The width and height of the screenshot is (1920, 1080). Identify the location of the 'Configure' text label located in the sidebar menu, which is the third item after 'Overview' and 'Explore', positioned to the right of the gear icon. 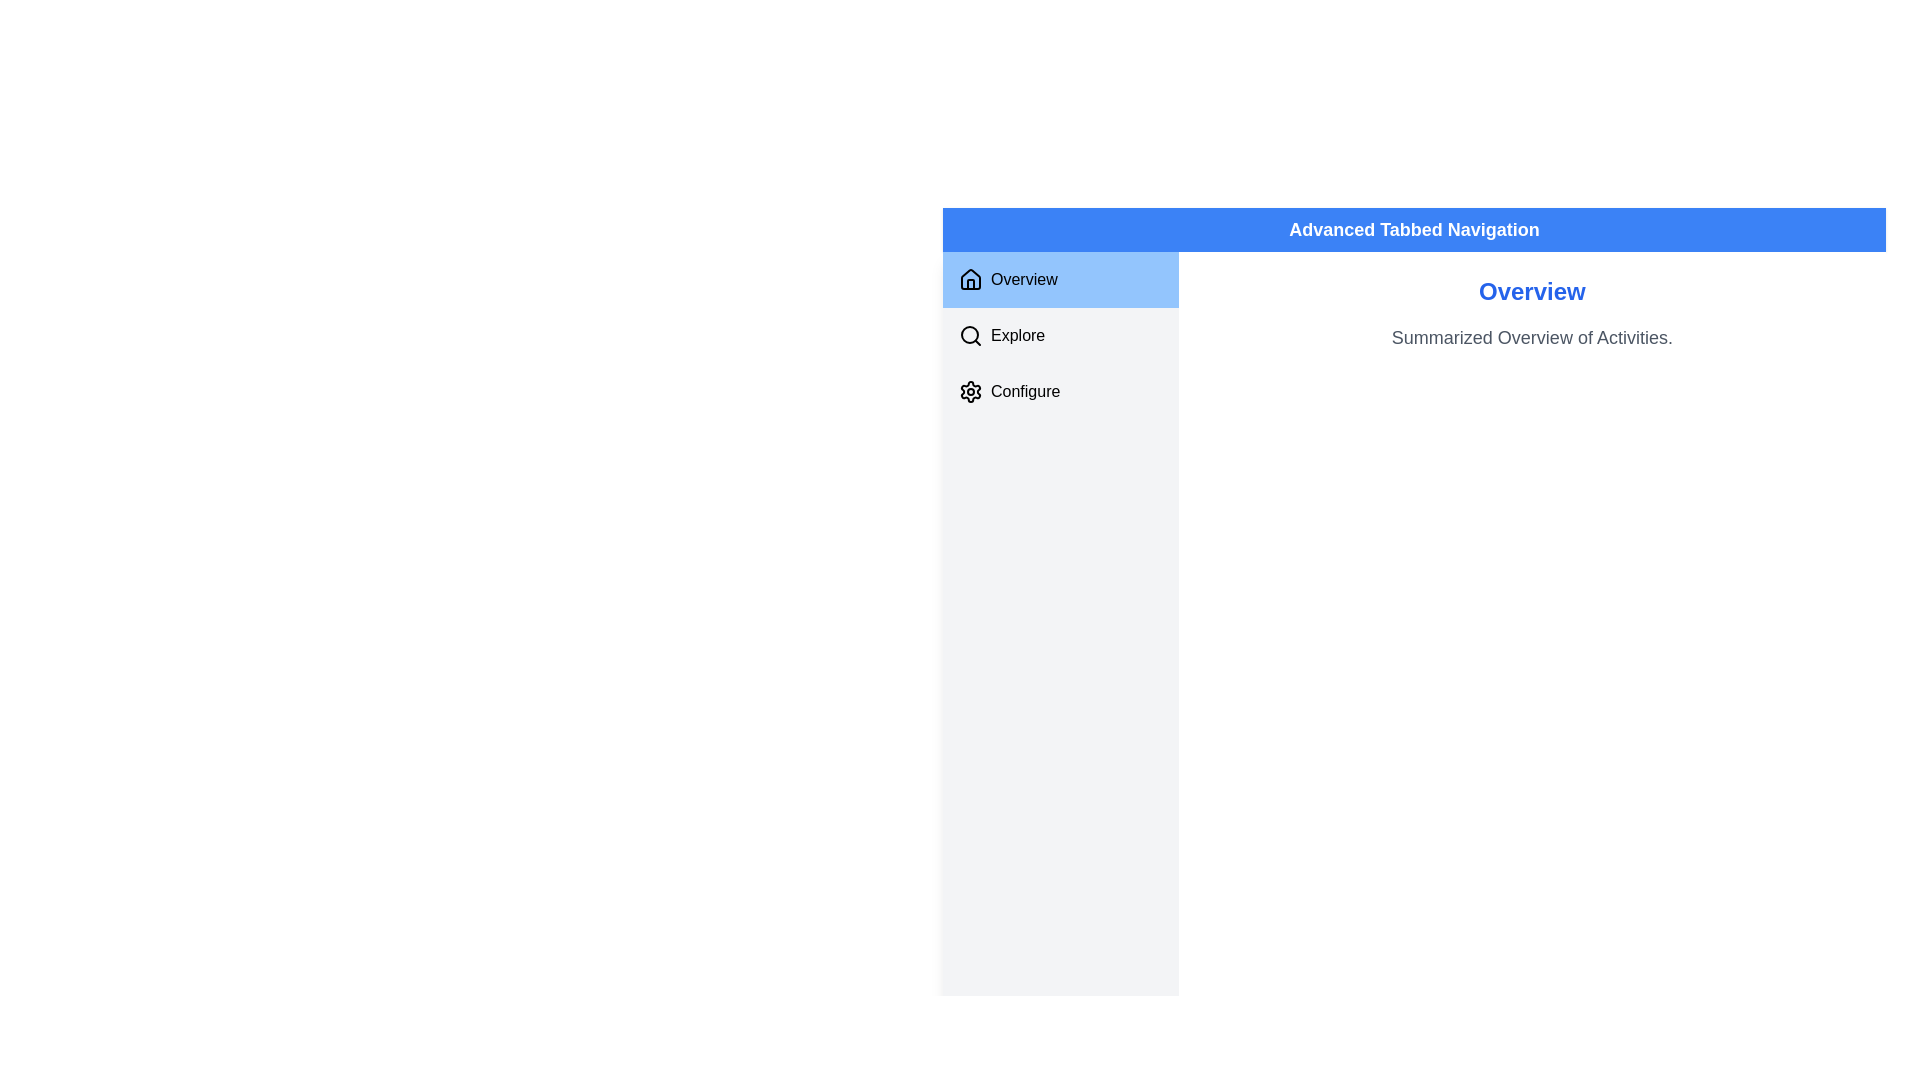
(1025, 392).